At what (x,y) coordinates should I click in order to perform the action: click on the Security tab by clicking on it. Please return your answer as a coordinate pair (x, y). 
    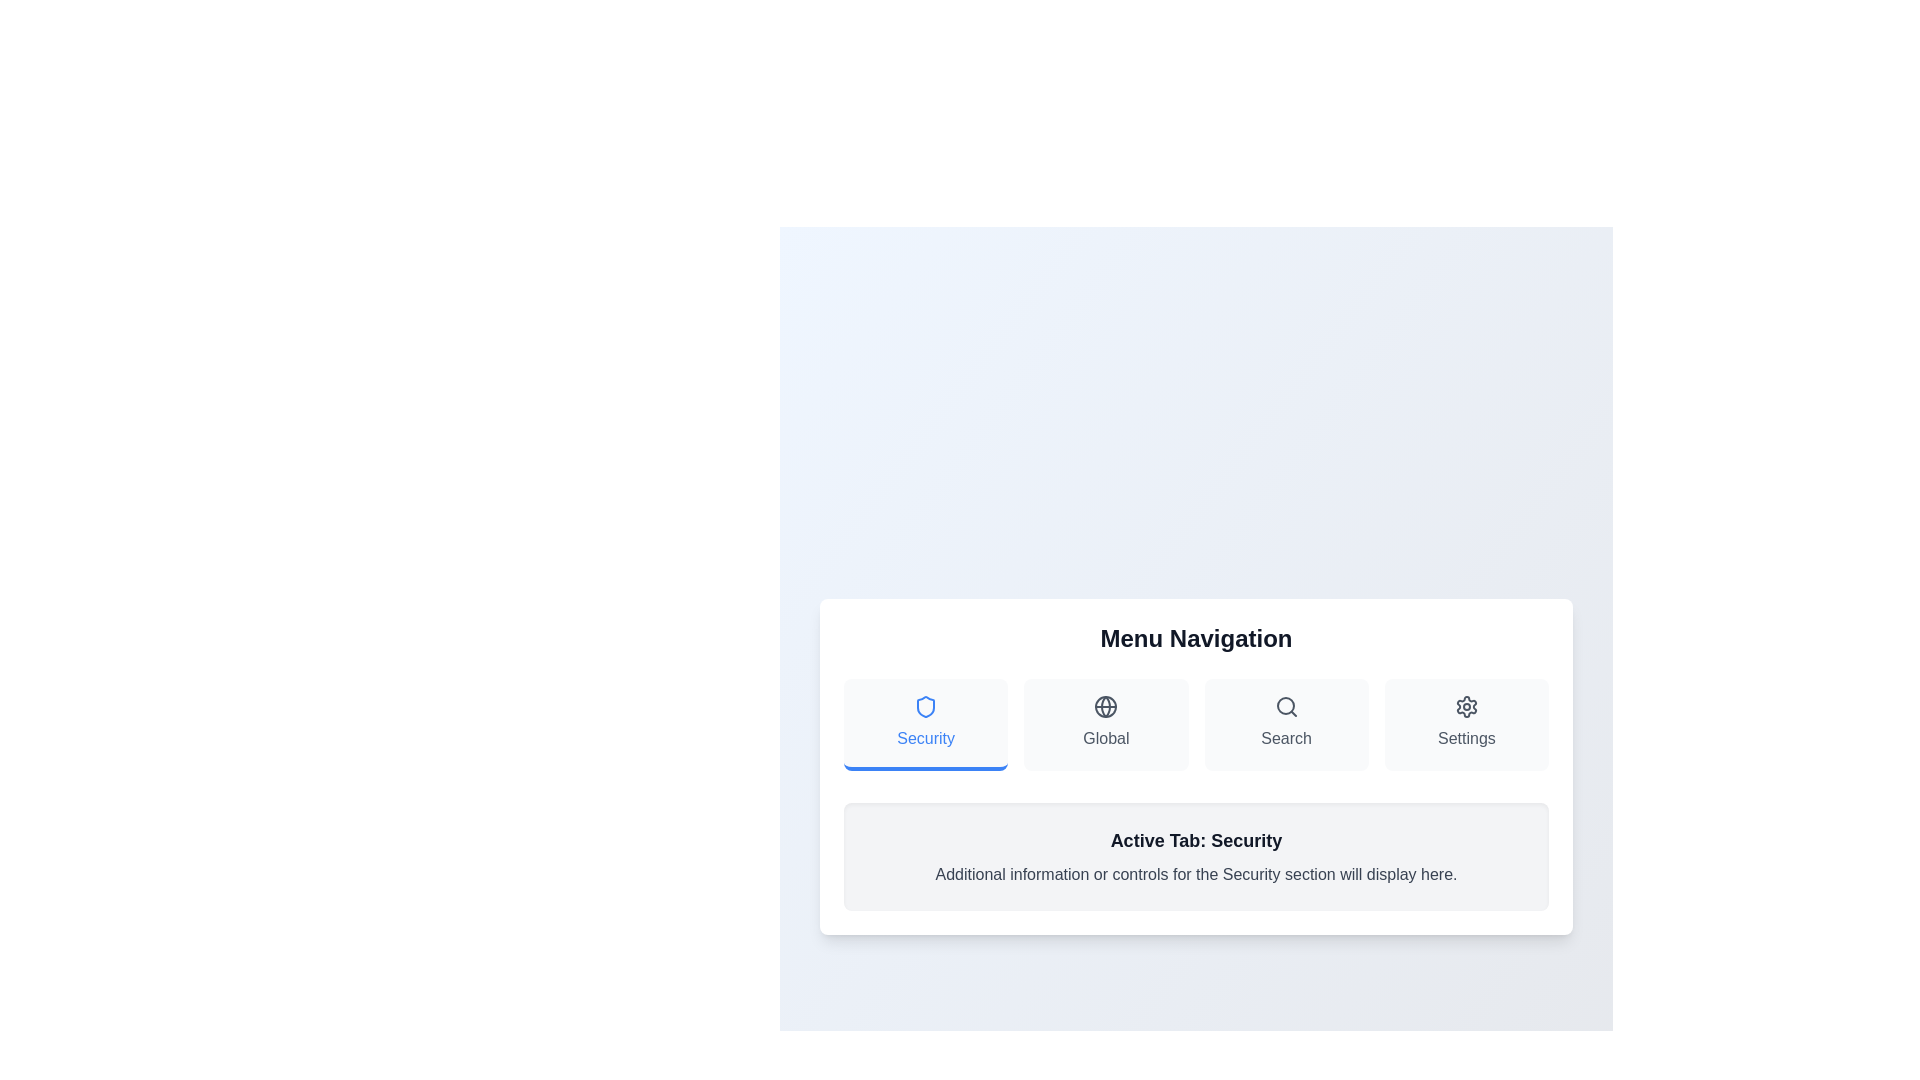
    Looking at the image, I should click on (925, 725).